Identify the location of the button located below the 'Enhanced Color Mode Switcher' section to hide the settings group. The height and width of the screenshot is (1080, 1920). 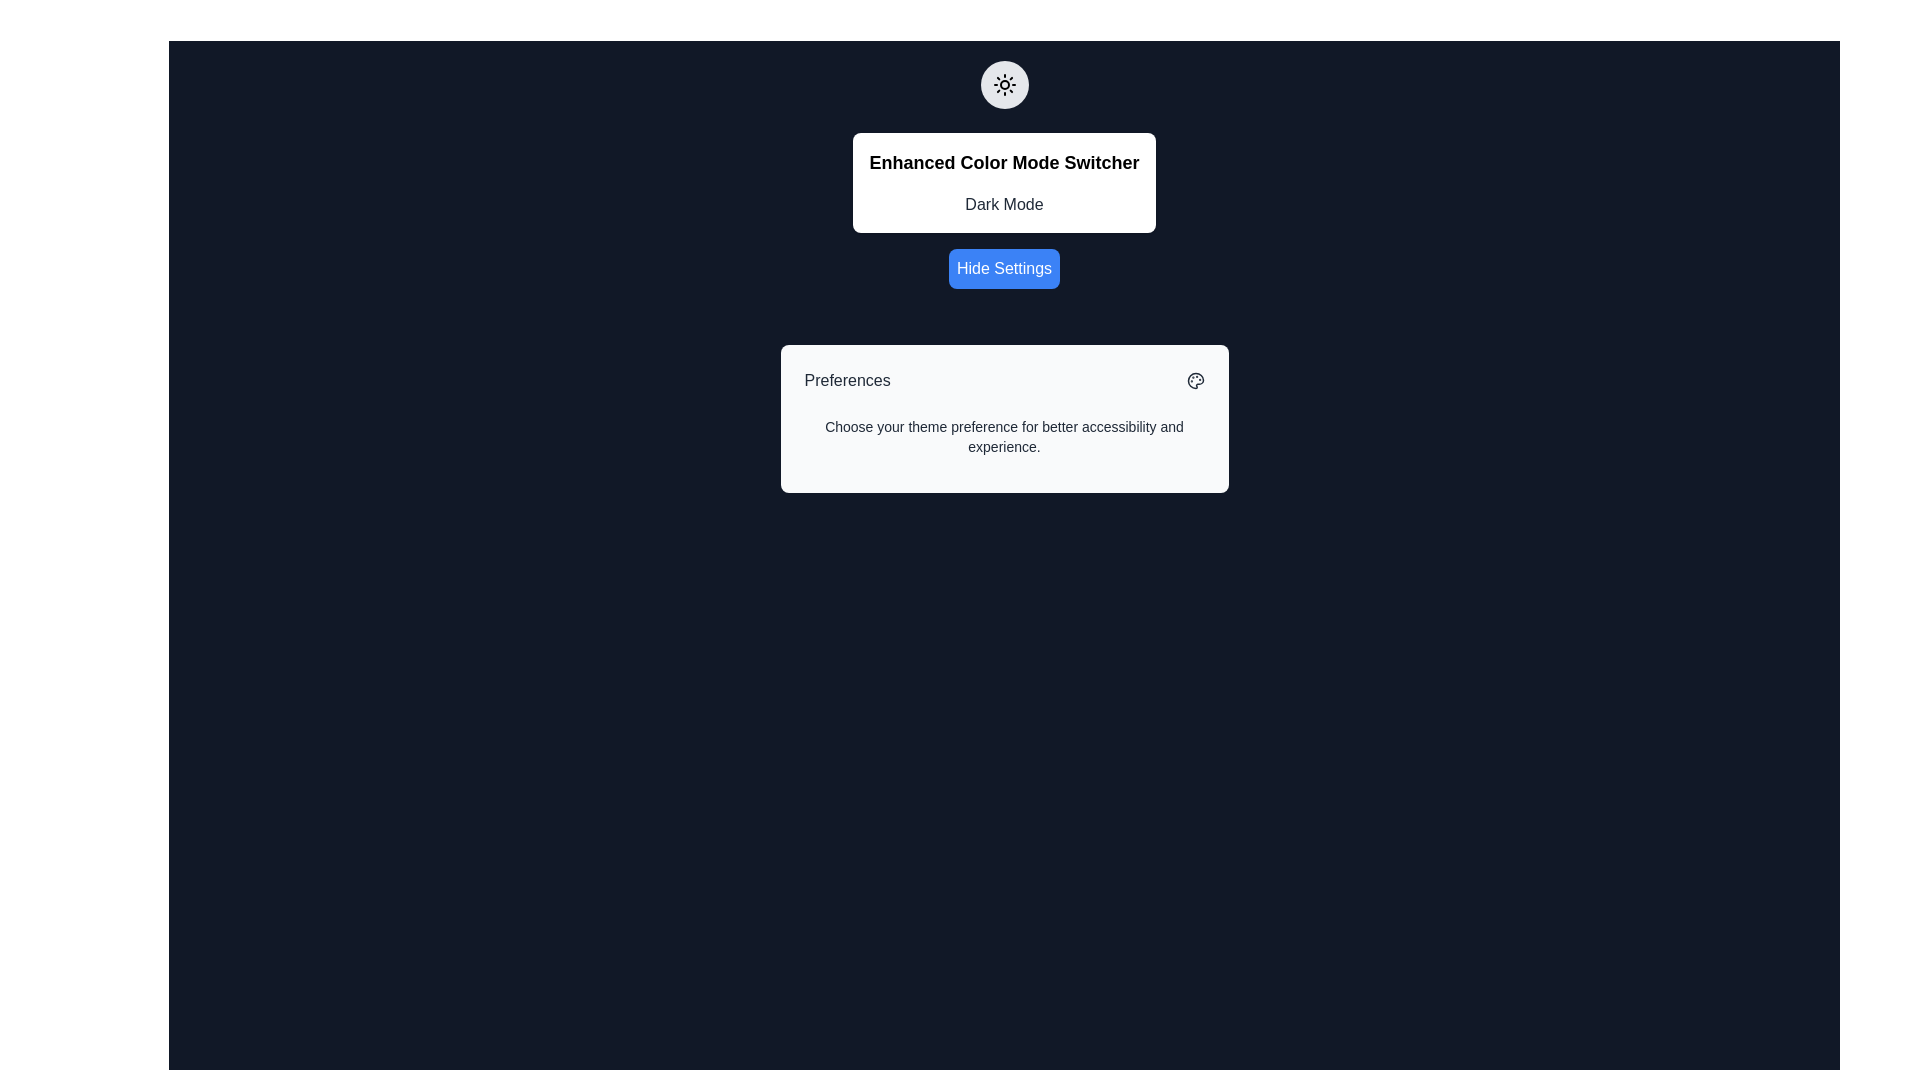
(1003, 268).